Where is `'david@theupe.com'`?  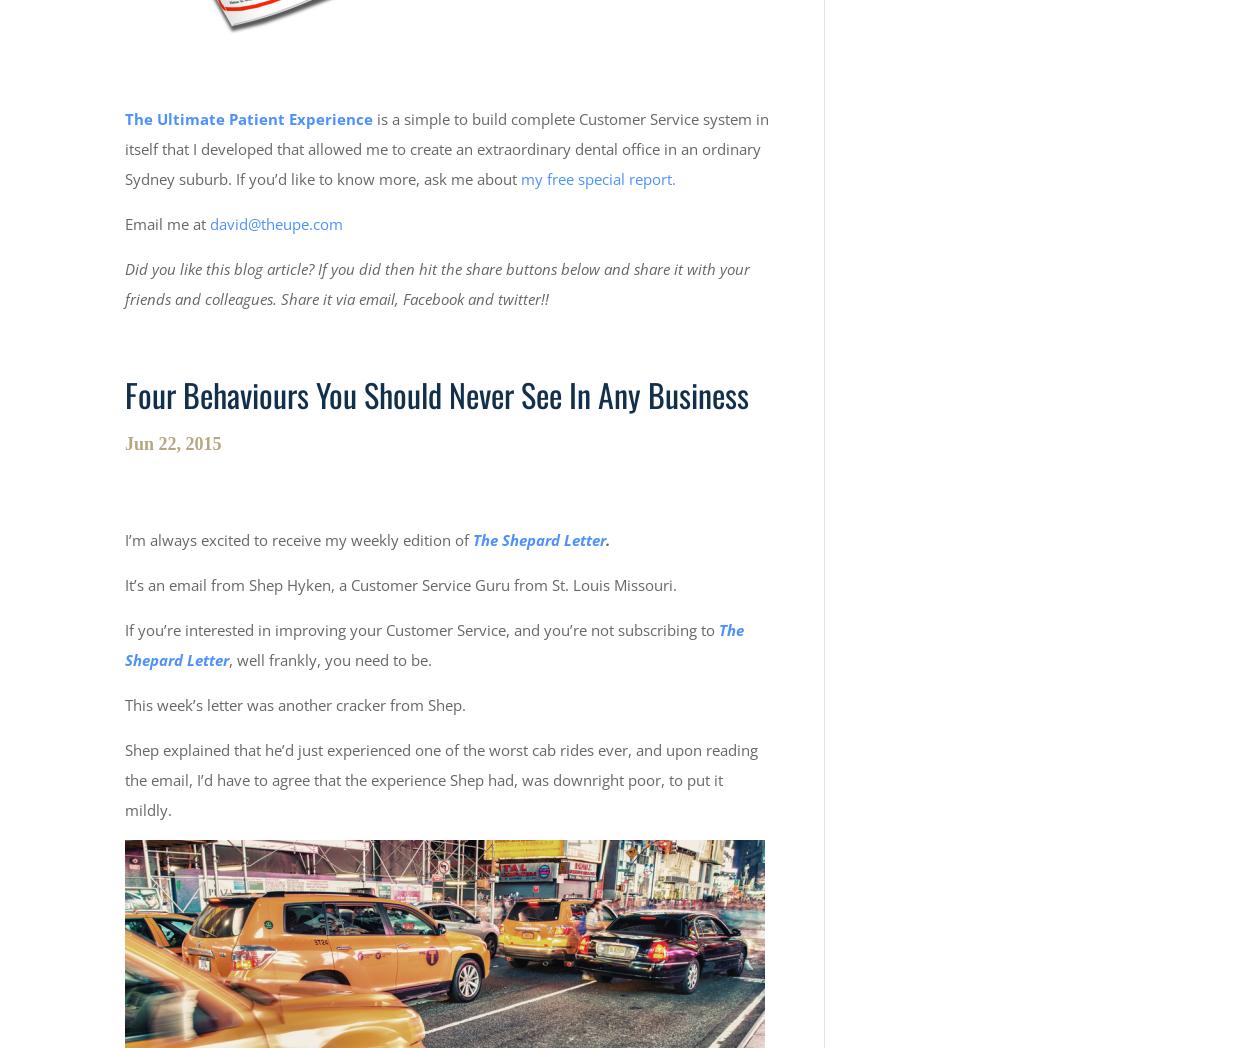 'david@theupe.com' is located at coordinates (209, 223).